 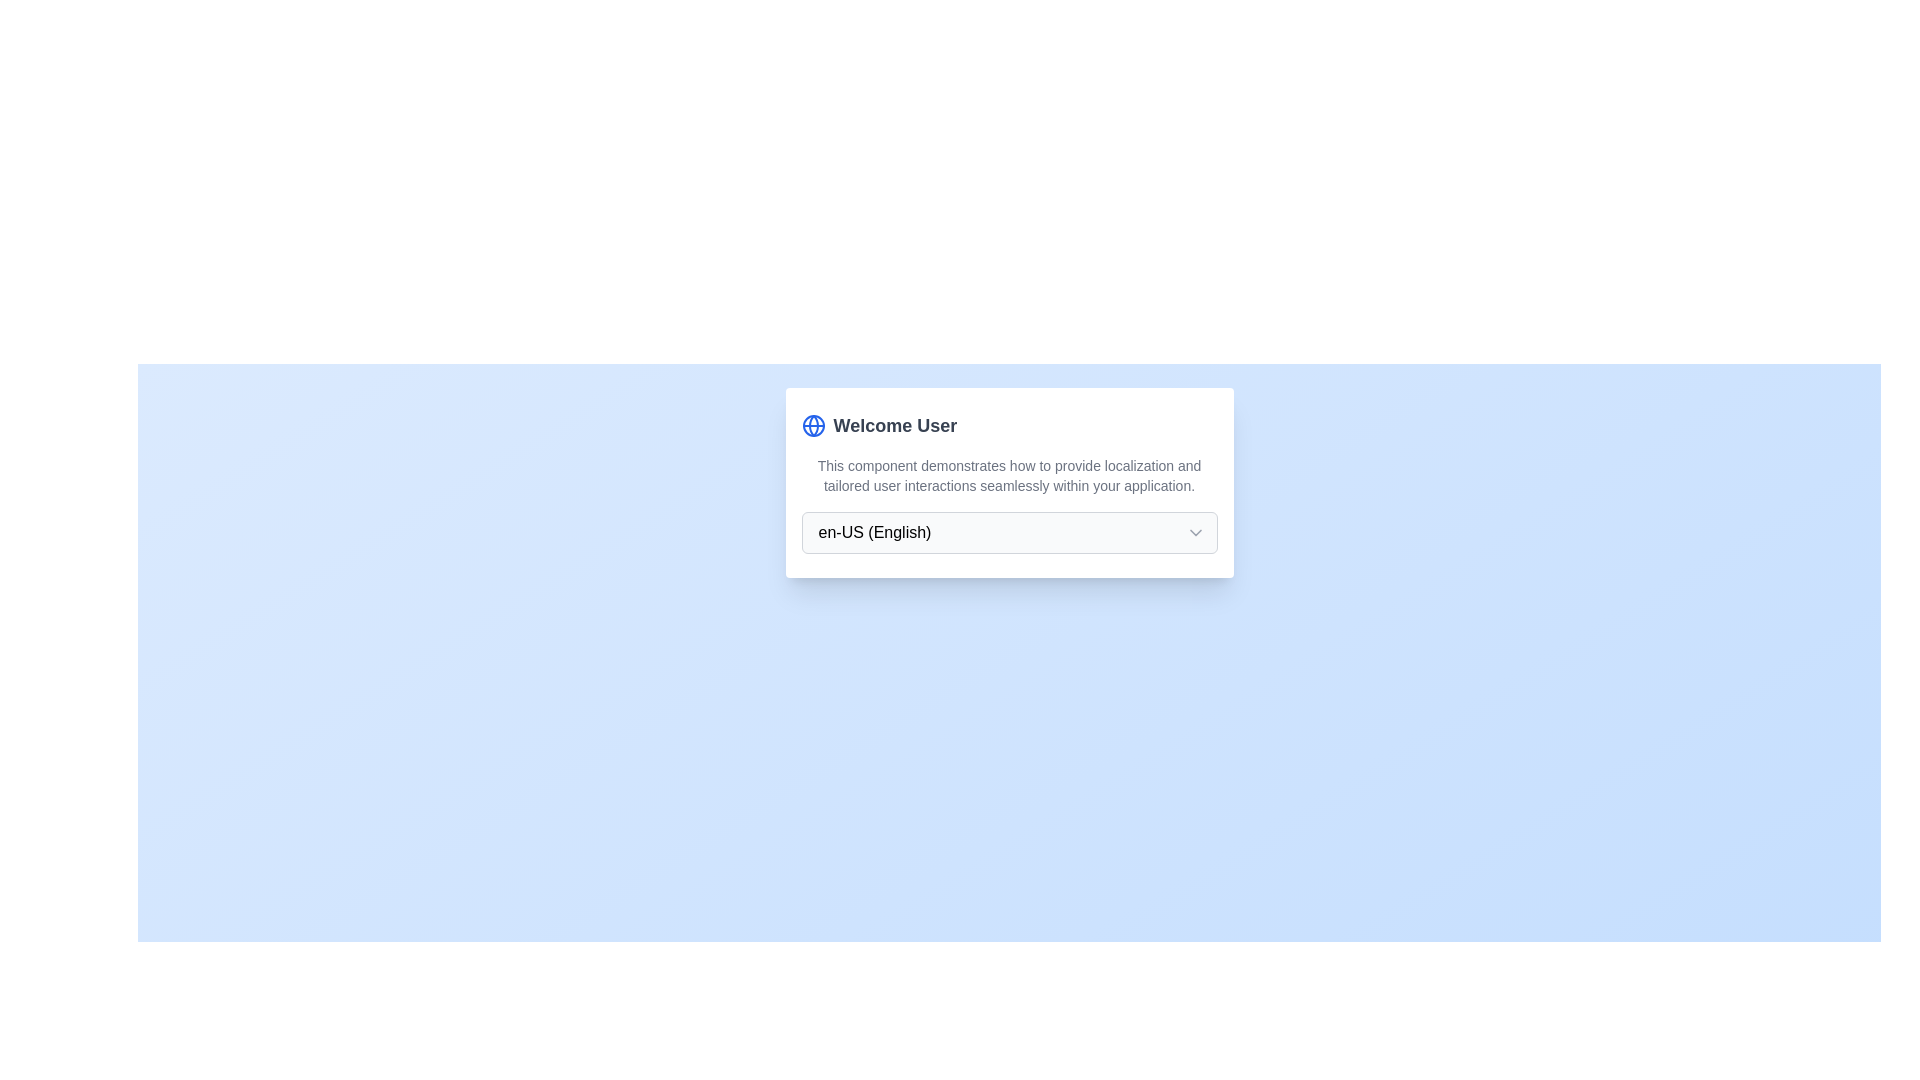 I want to click on the downwards-pointing chevron arrow icon located in the rightmost part of the text input field displaying 'en-US (English)', so click(x=1195, y=531).